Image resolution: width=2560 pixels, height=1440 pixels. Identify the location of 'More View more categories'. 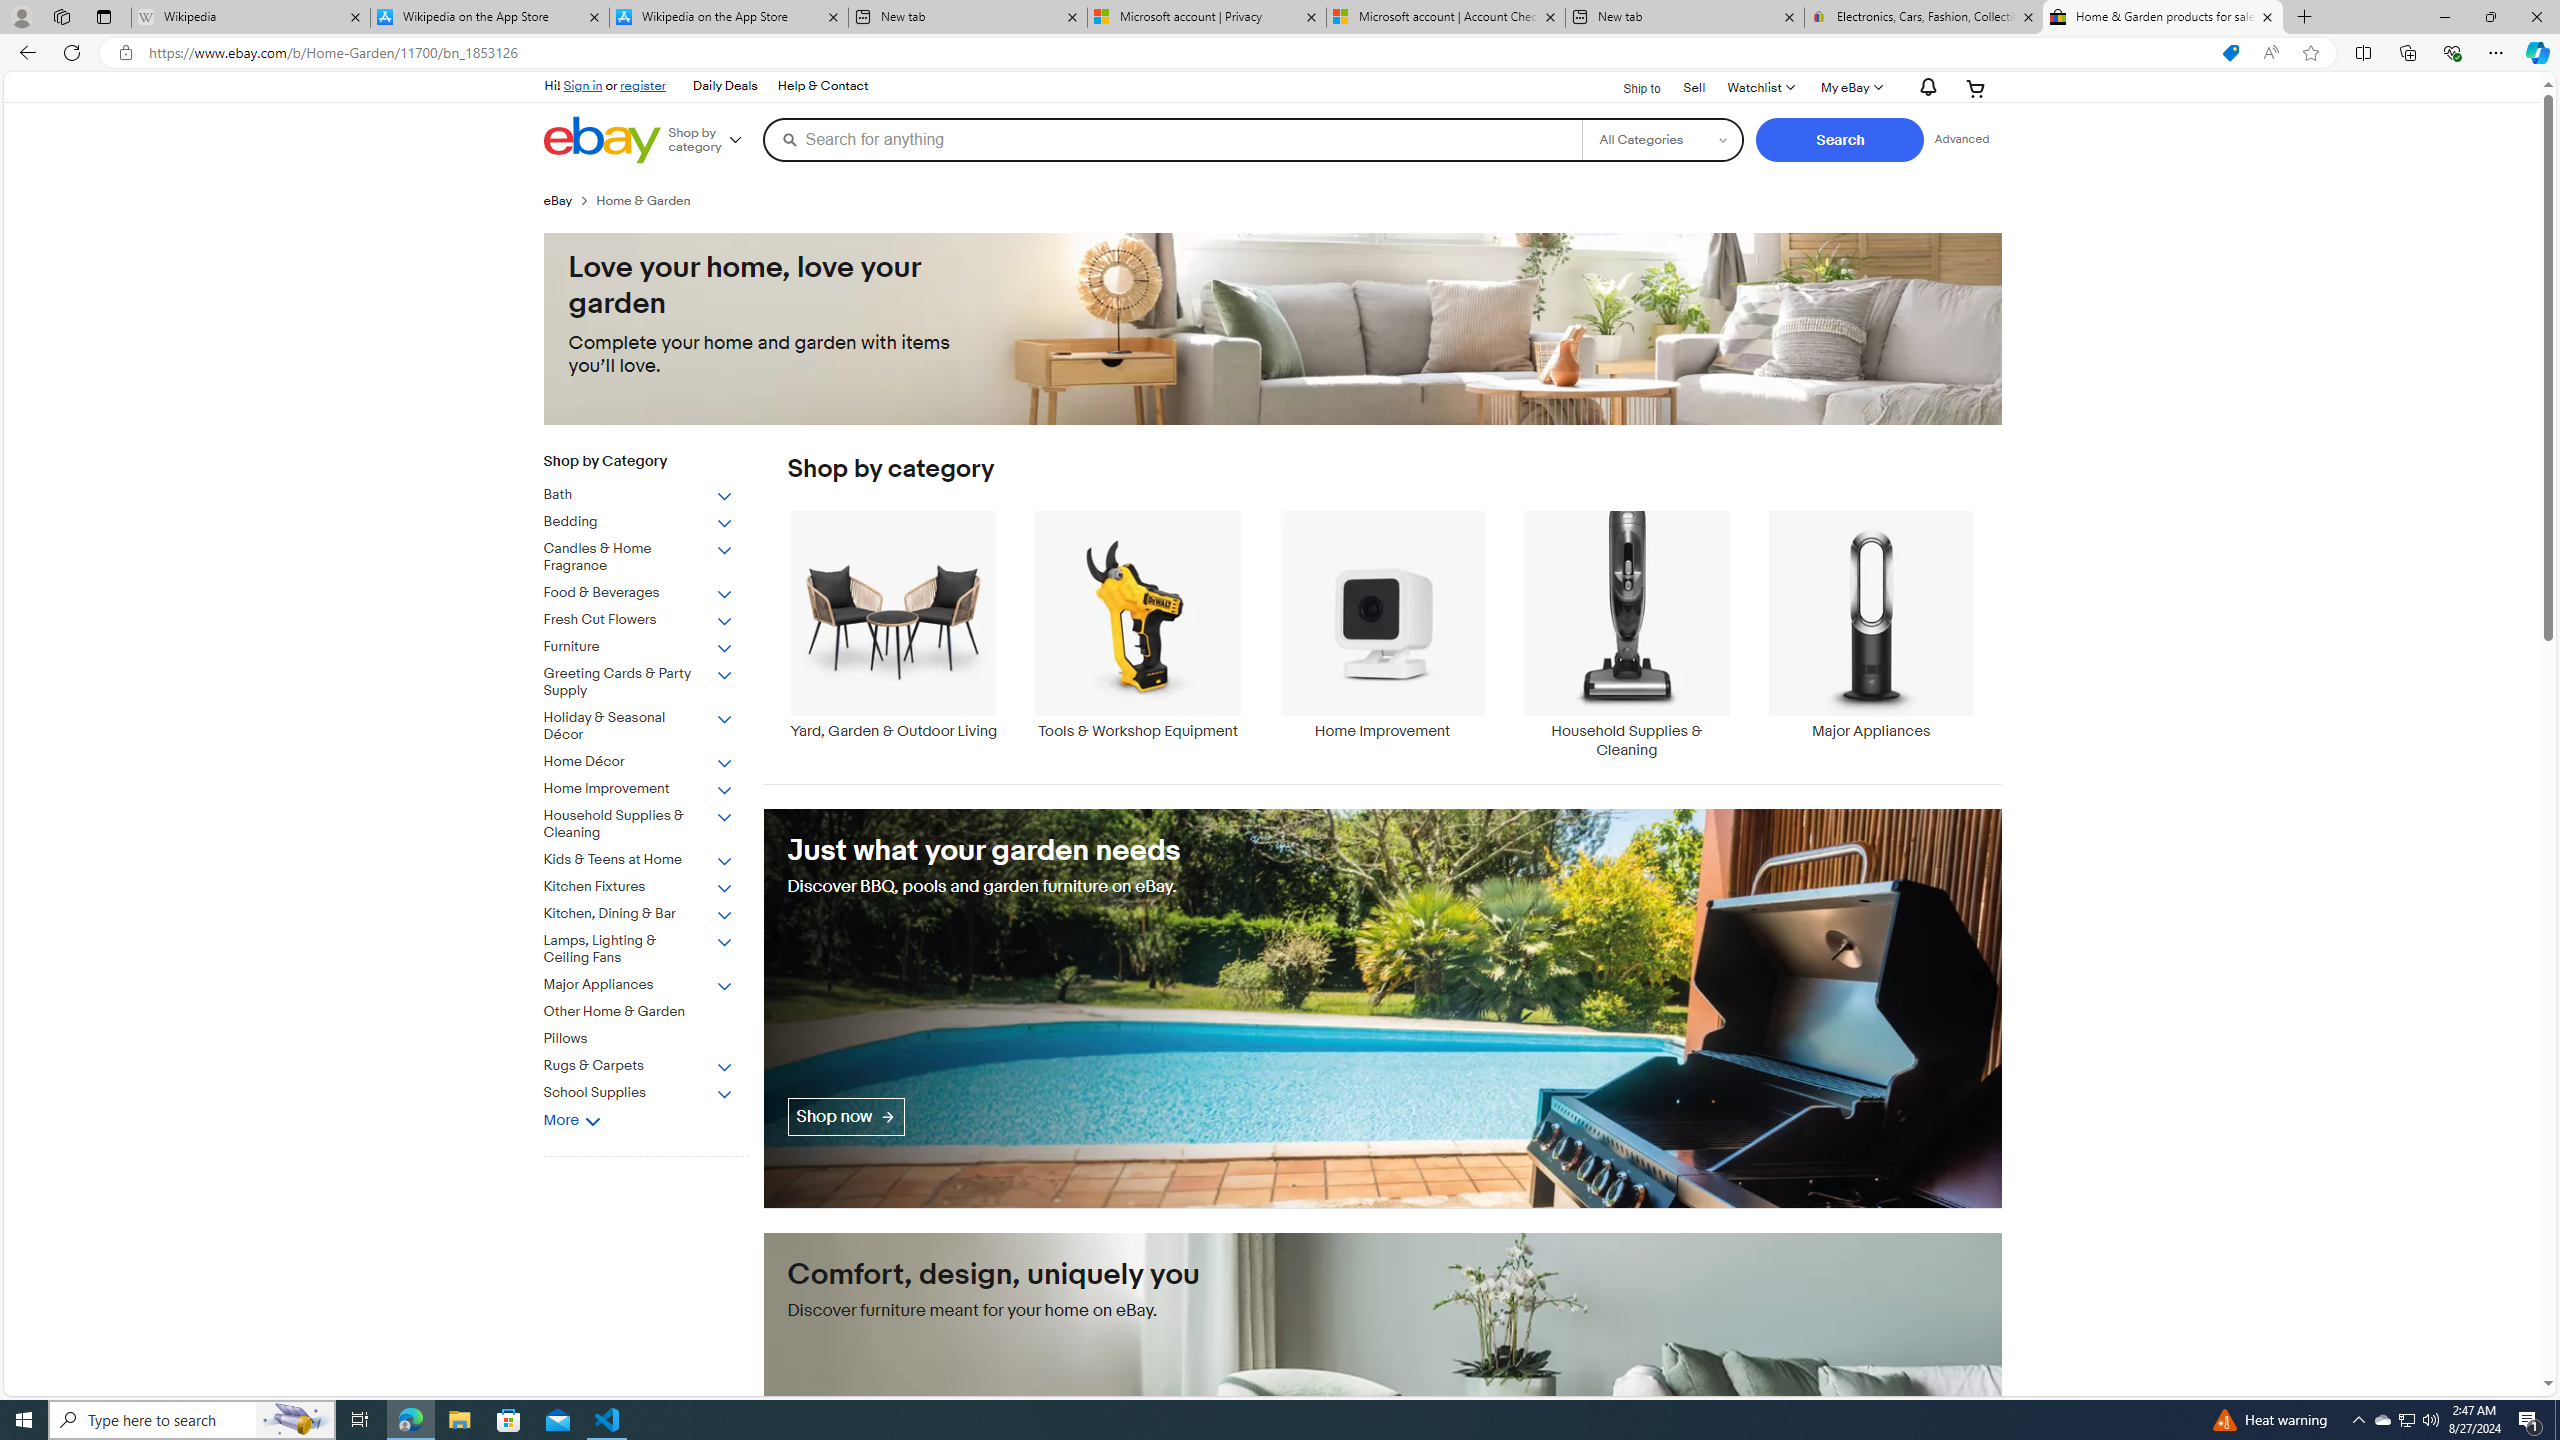
(571, 1121).